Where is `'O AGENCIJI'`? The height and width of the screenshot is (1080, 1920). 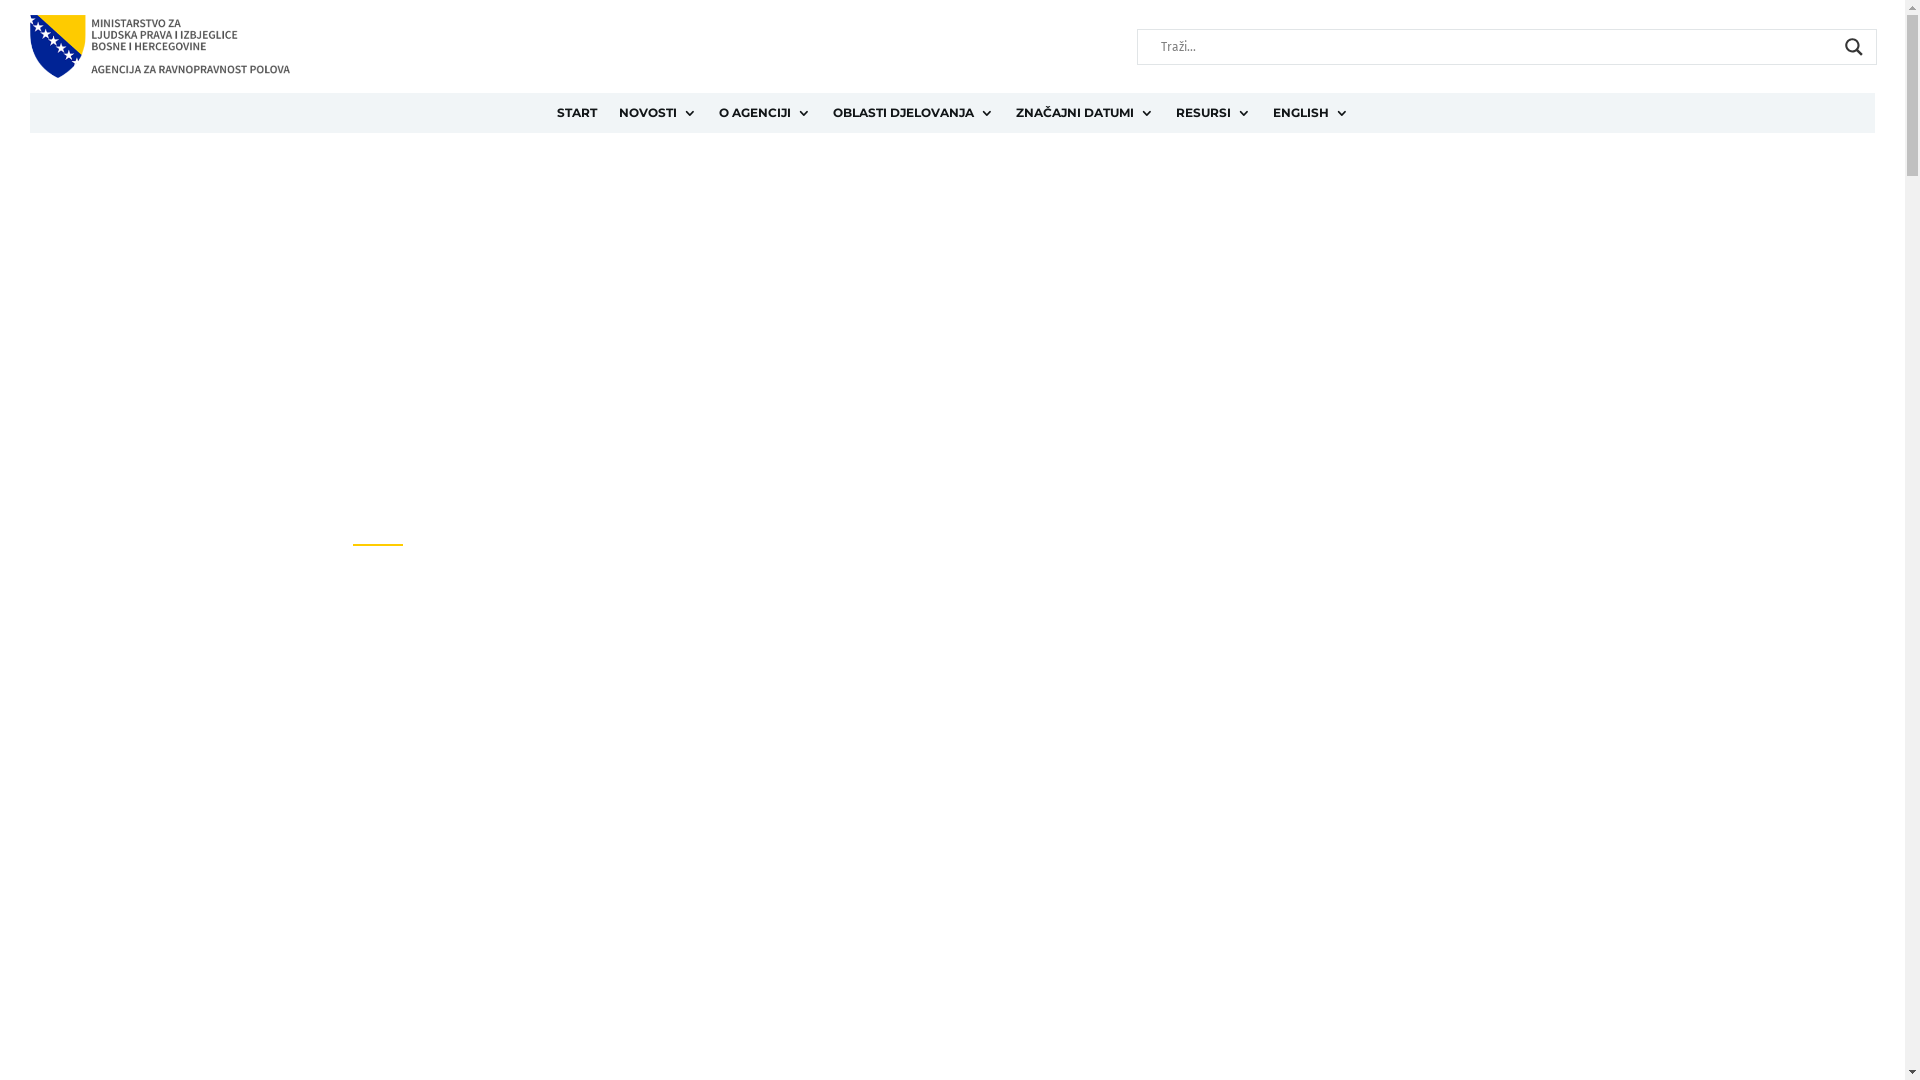 'O AGENCIJI' is located at coordinates (762, 116).